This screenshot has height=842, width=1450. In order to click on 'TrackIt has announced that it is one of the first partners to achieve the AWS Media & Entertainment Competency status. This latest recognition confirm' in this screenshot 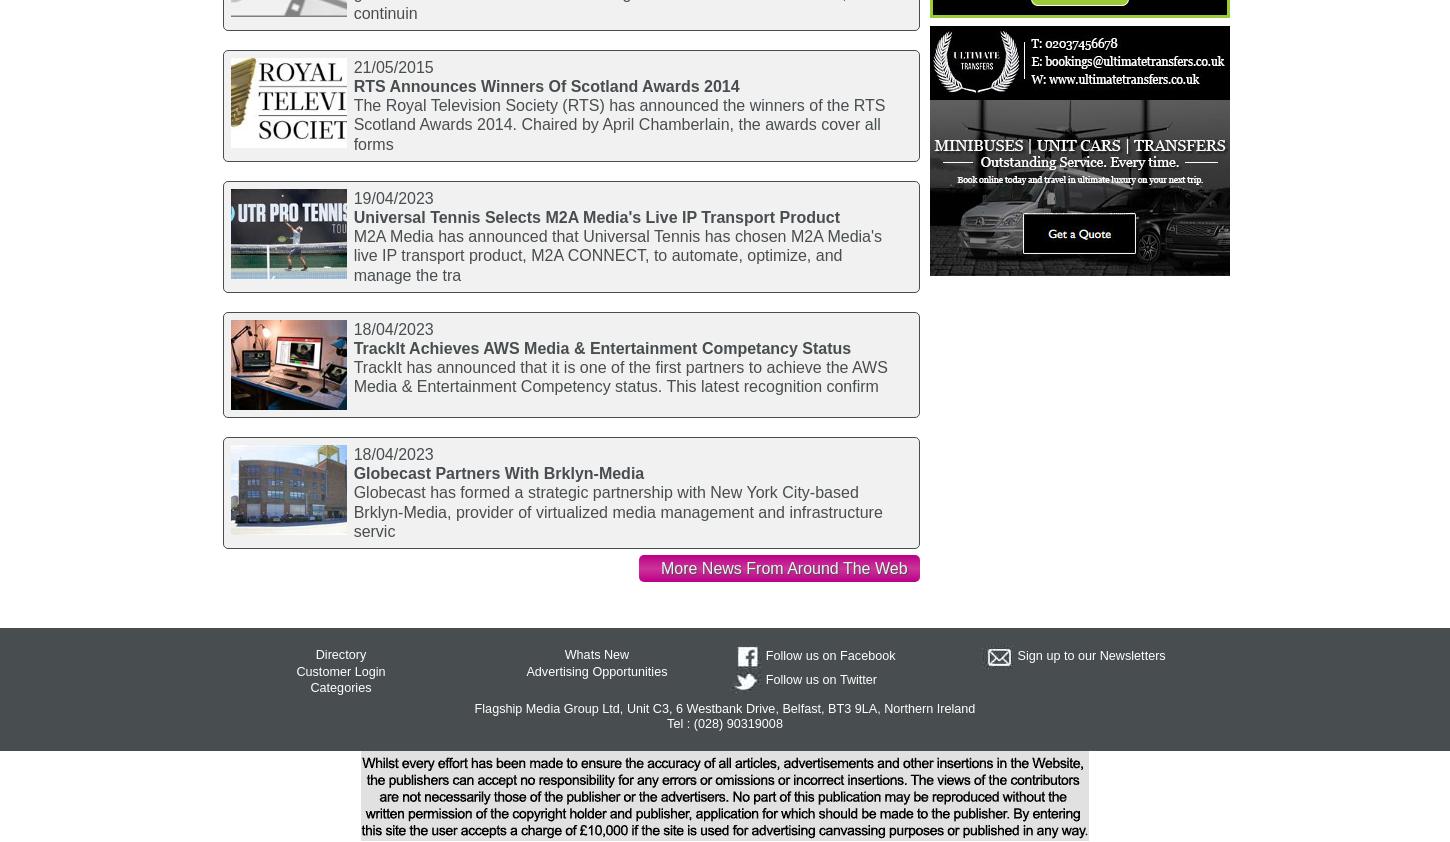, I will do `click(352, 376)`.